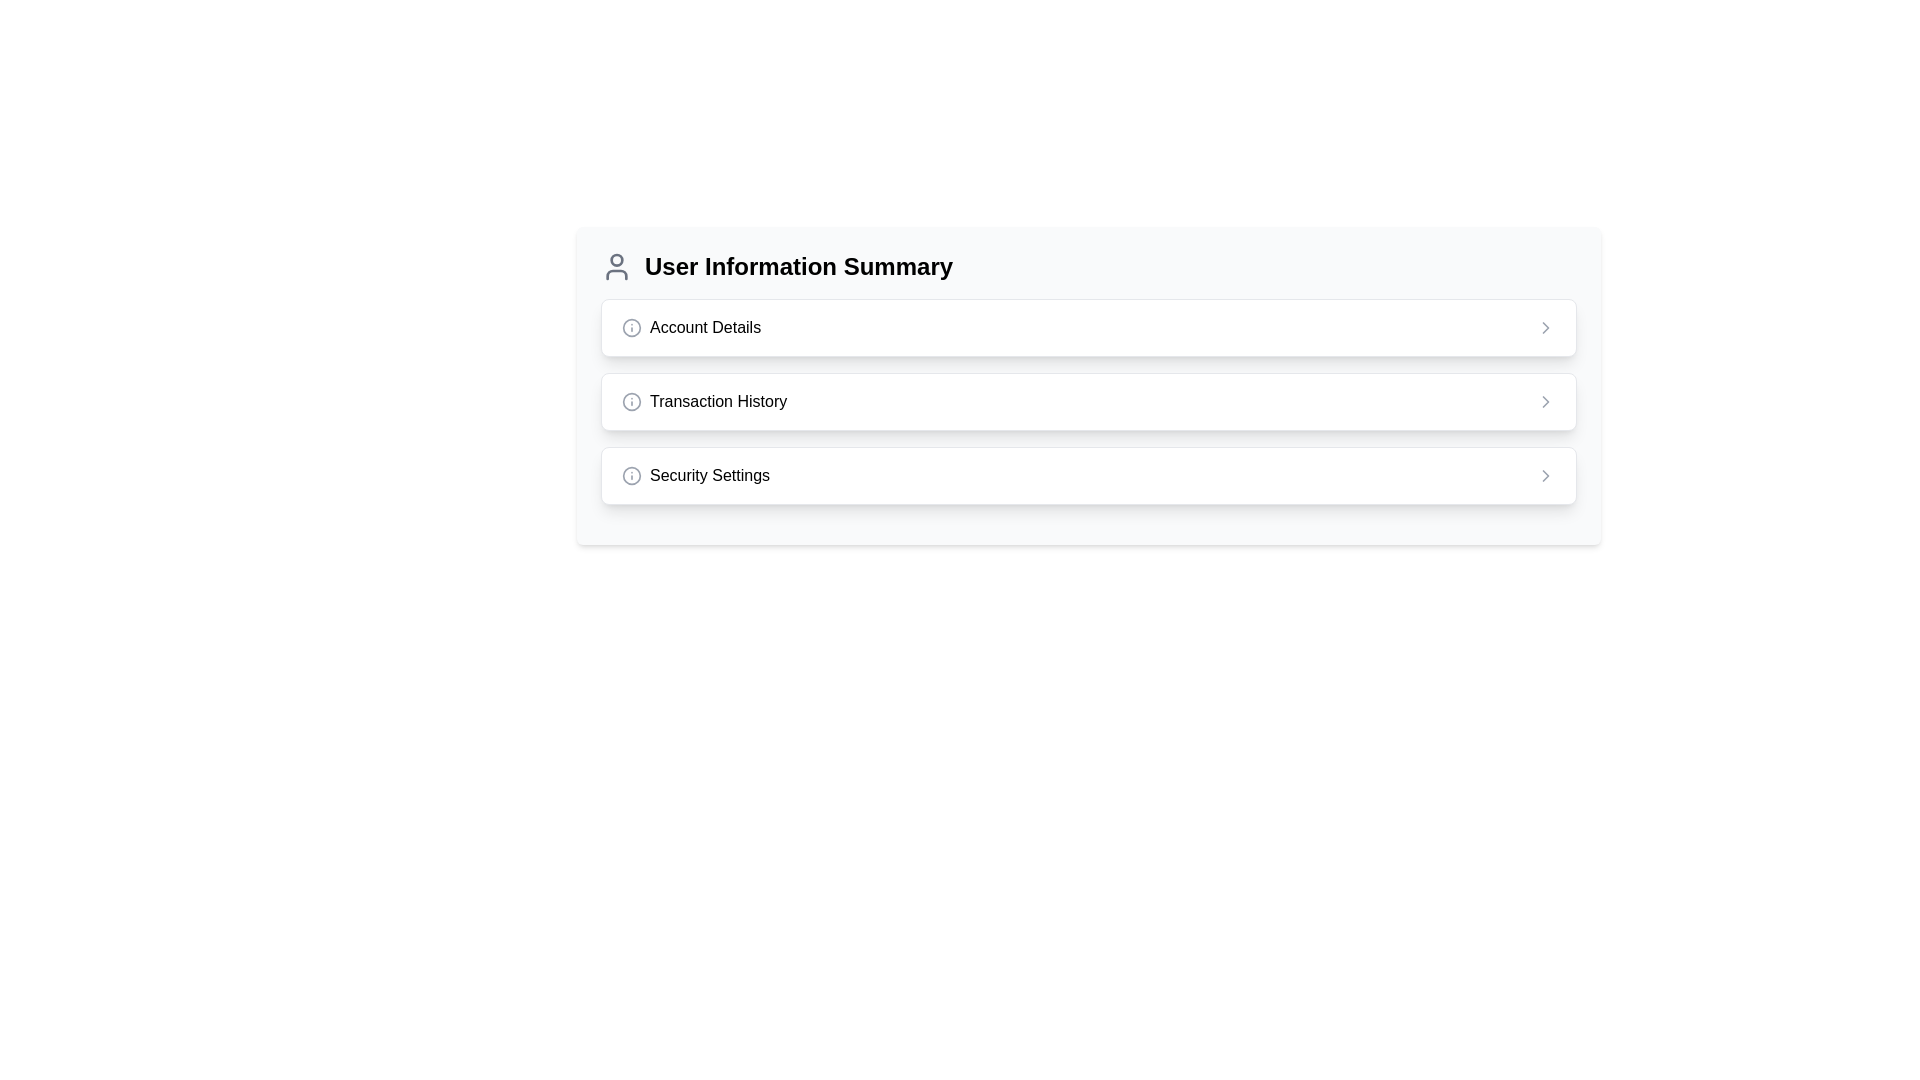  What do you see at coordinates (1088, 475) in the screenshot?
I see `the third item in the vertically arranged list of settings options` at bounding box center [1088, 475].